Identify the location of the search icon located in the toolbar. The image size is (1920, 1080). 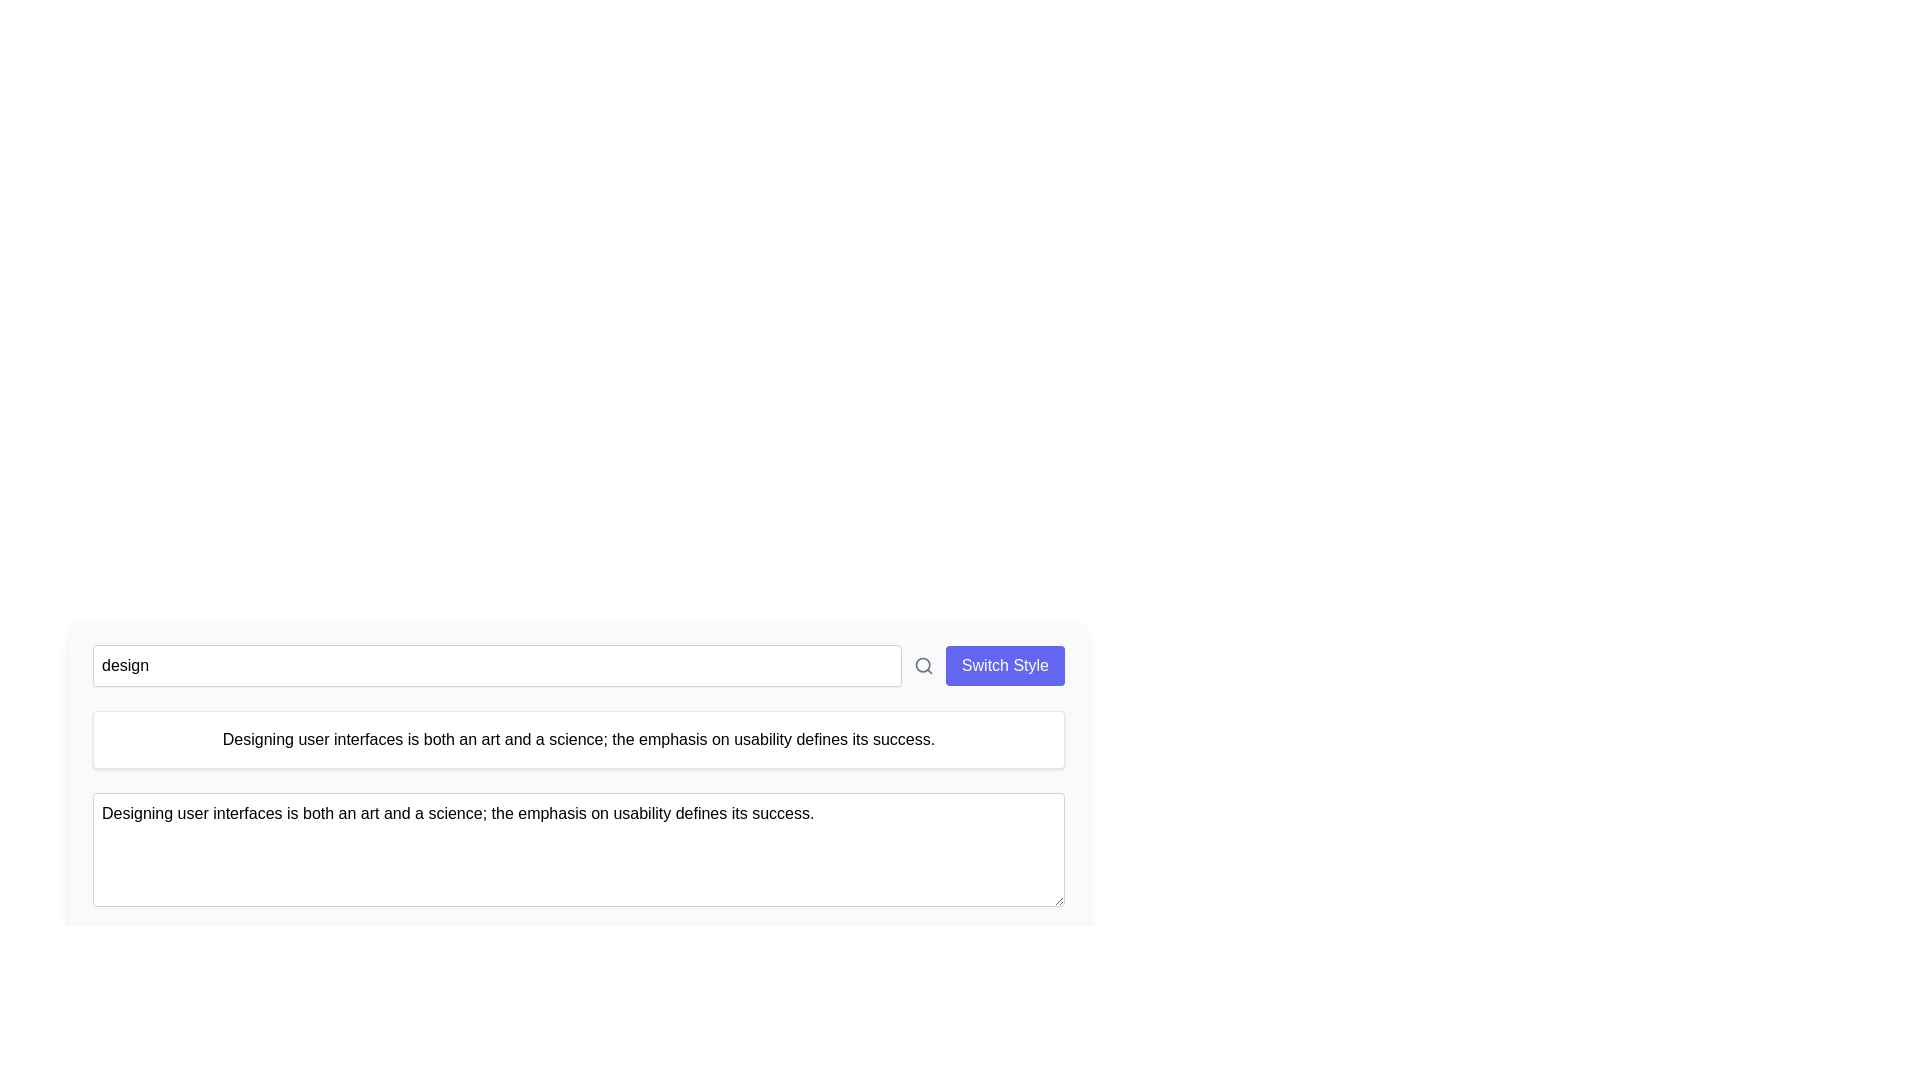
(922, 666).